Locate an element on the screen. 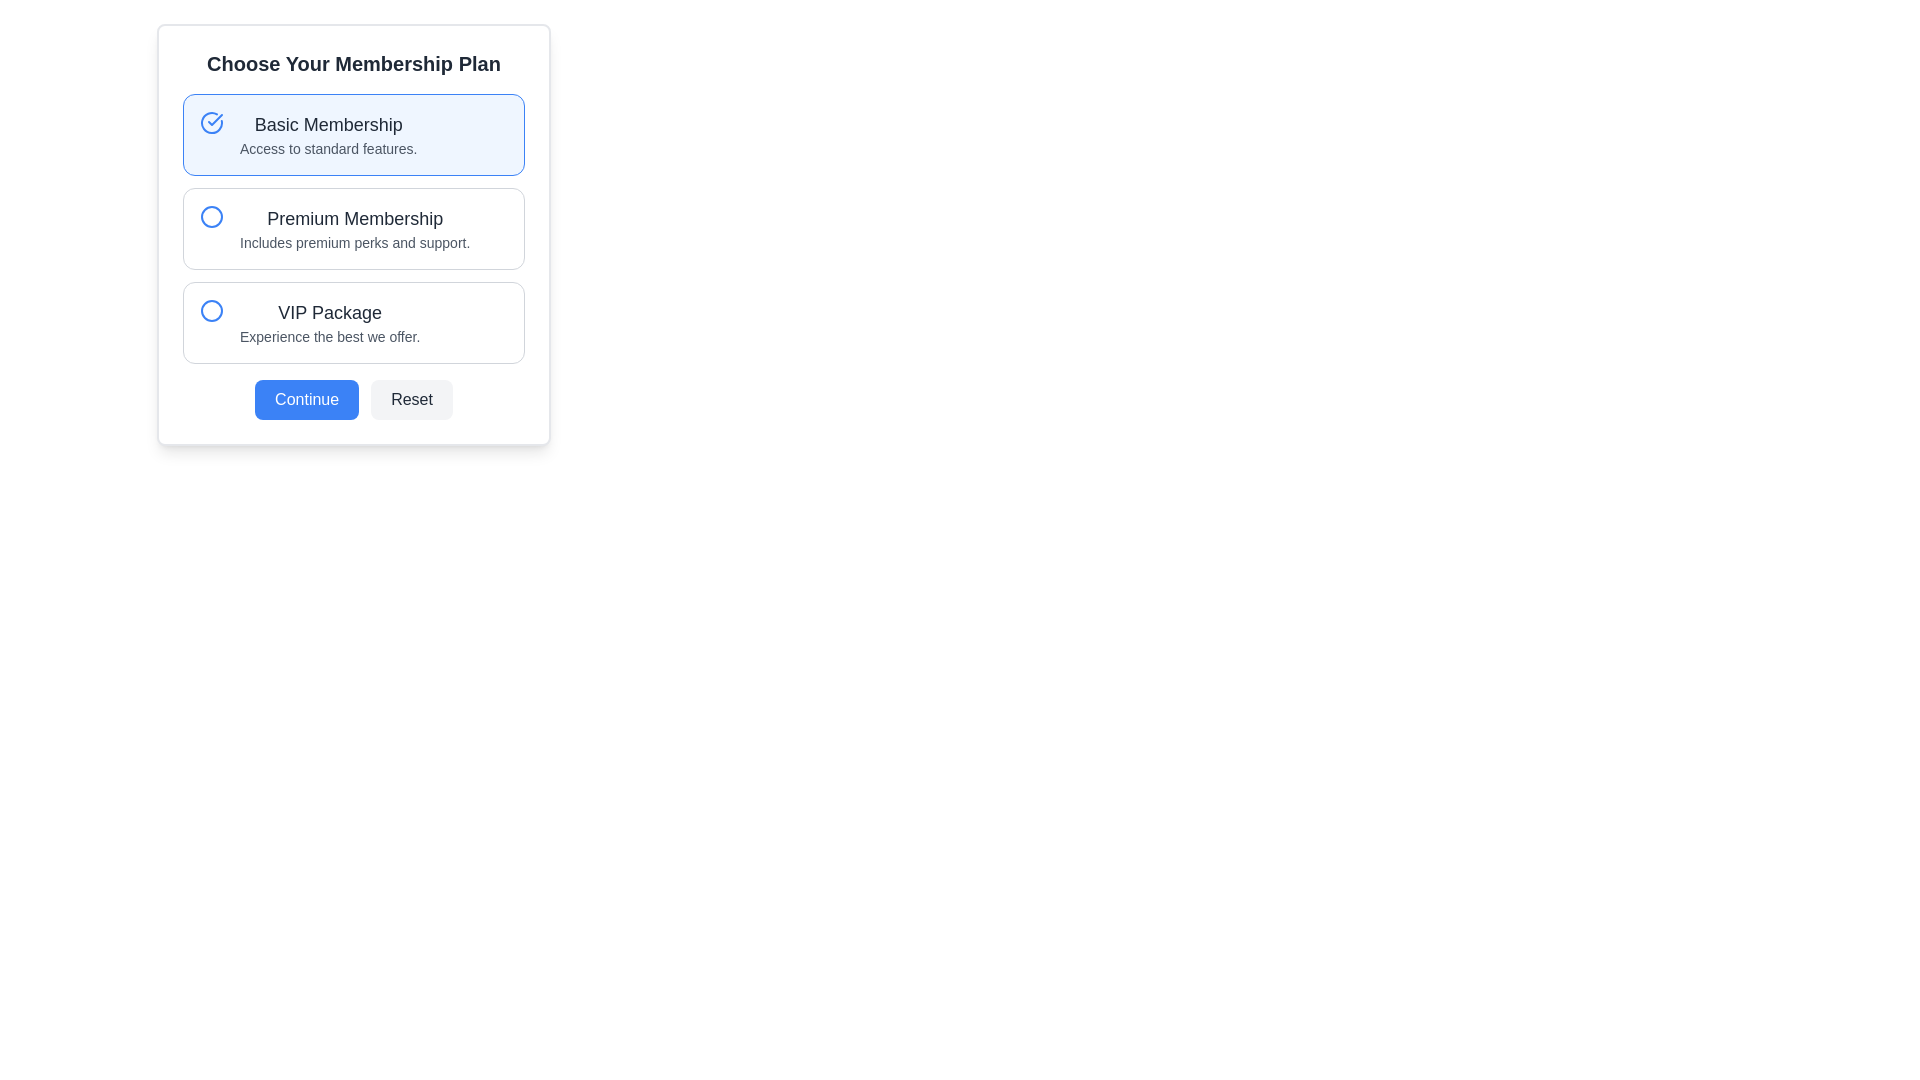 The image size is (1920, 1080). the static text label that displays 'Basic Membership', which is positioned at the top-center of the membership selection card is located at coordinates (328, 124).